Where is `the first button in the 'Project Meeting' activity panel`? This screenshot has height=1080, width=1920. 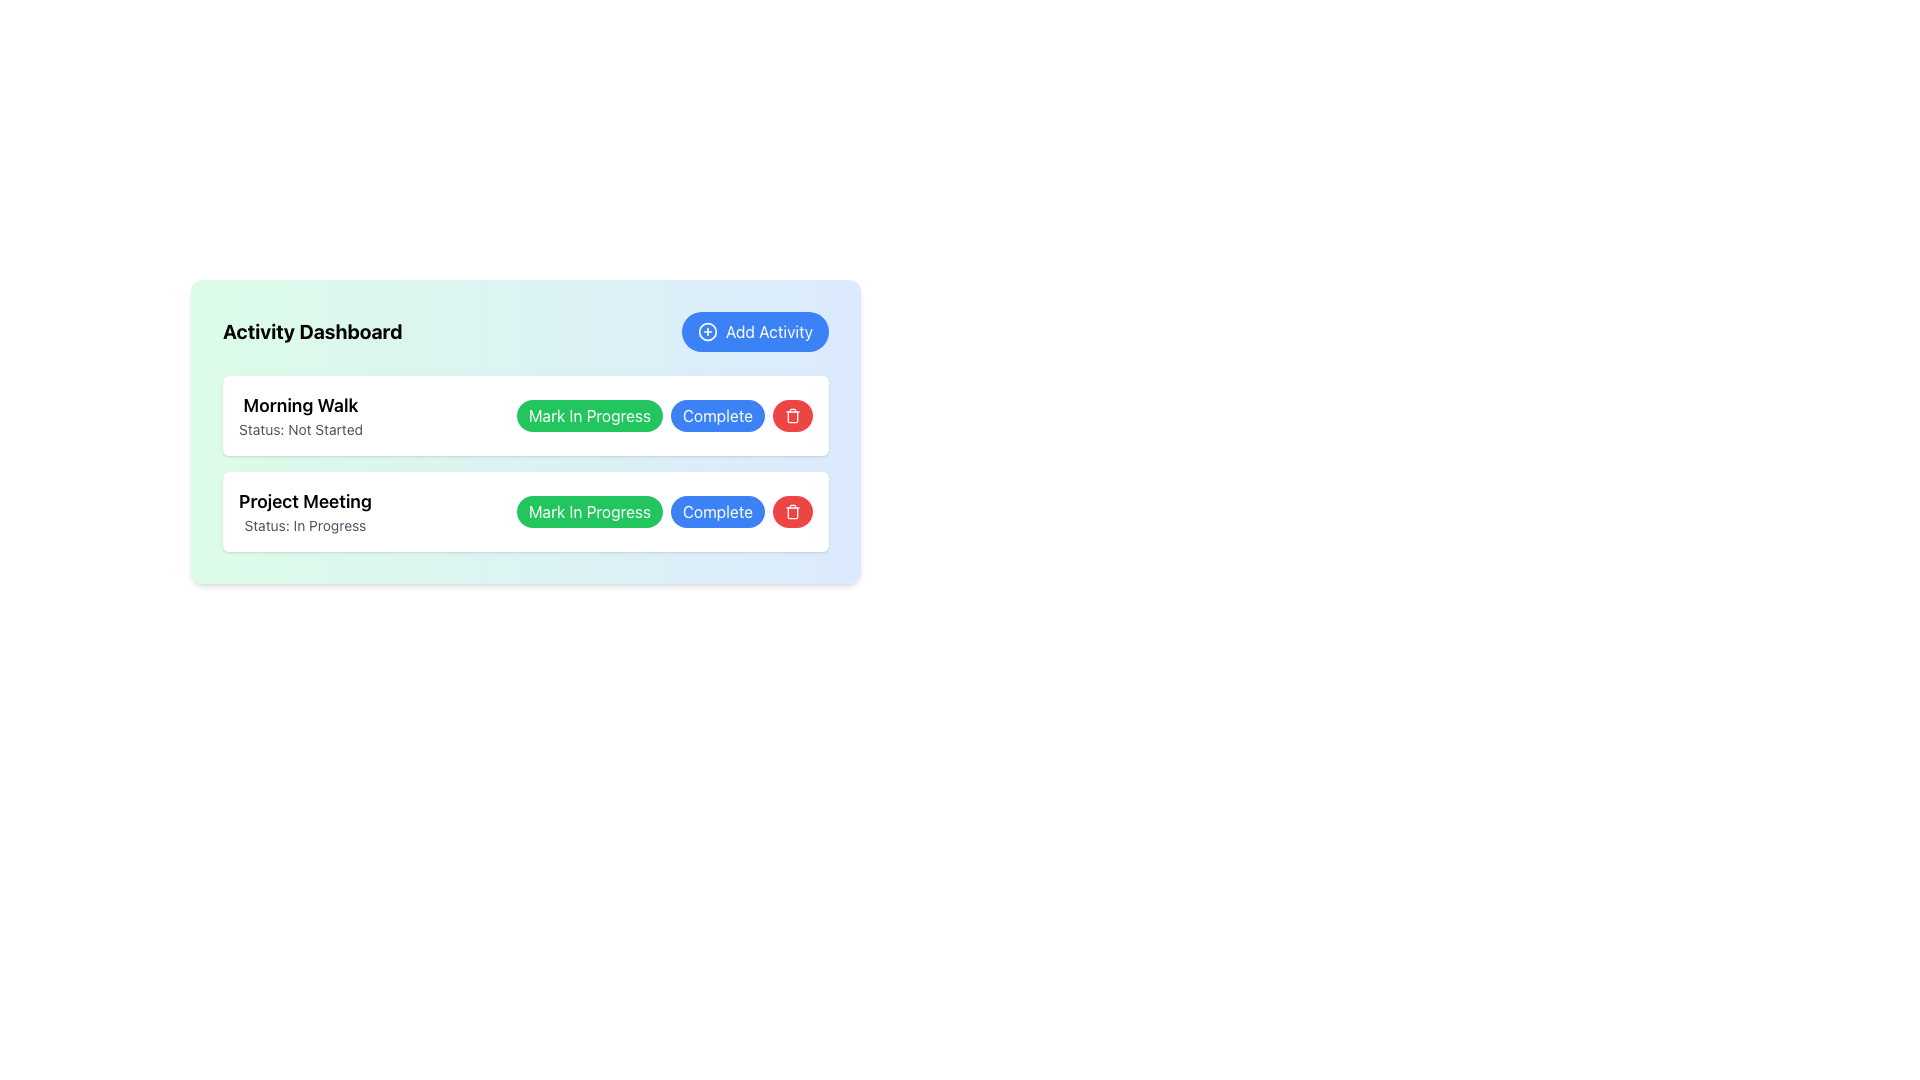
the first button in the 'Project Meeting' activity panel is located at coordinates (588, 511).